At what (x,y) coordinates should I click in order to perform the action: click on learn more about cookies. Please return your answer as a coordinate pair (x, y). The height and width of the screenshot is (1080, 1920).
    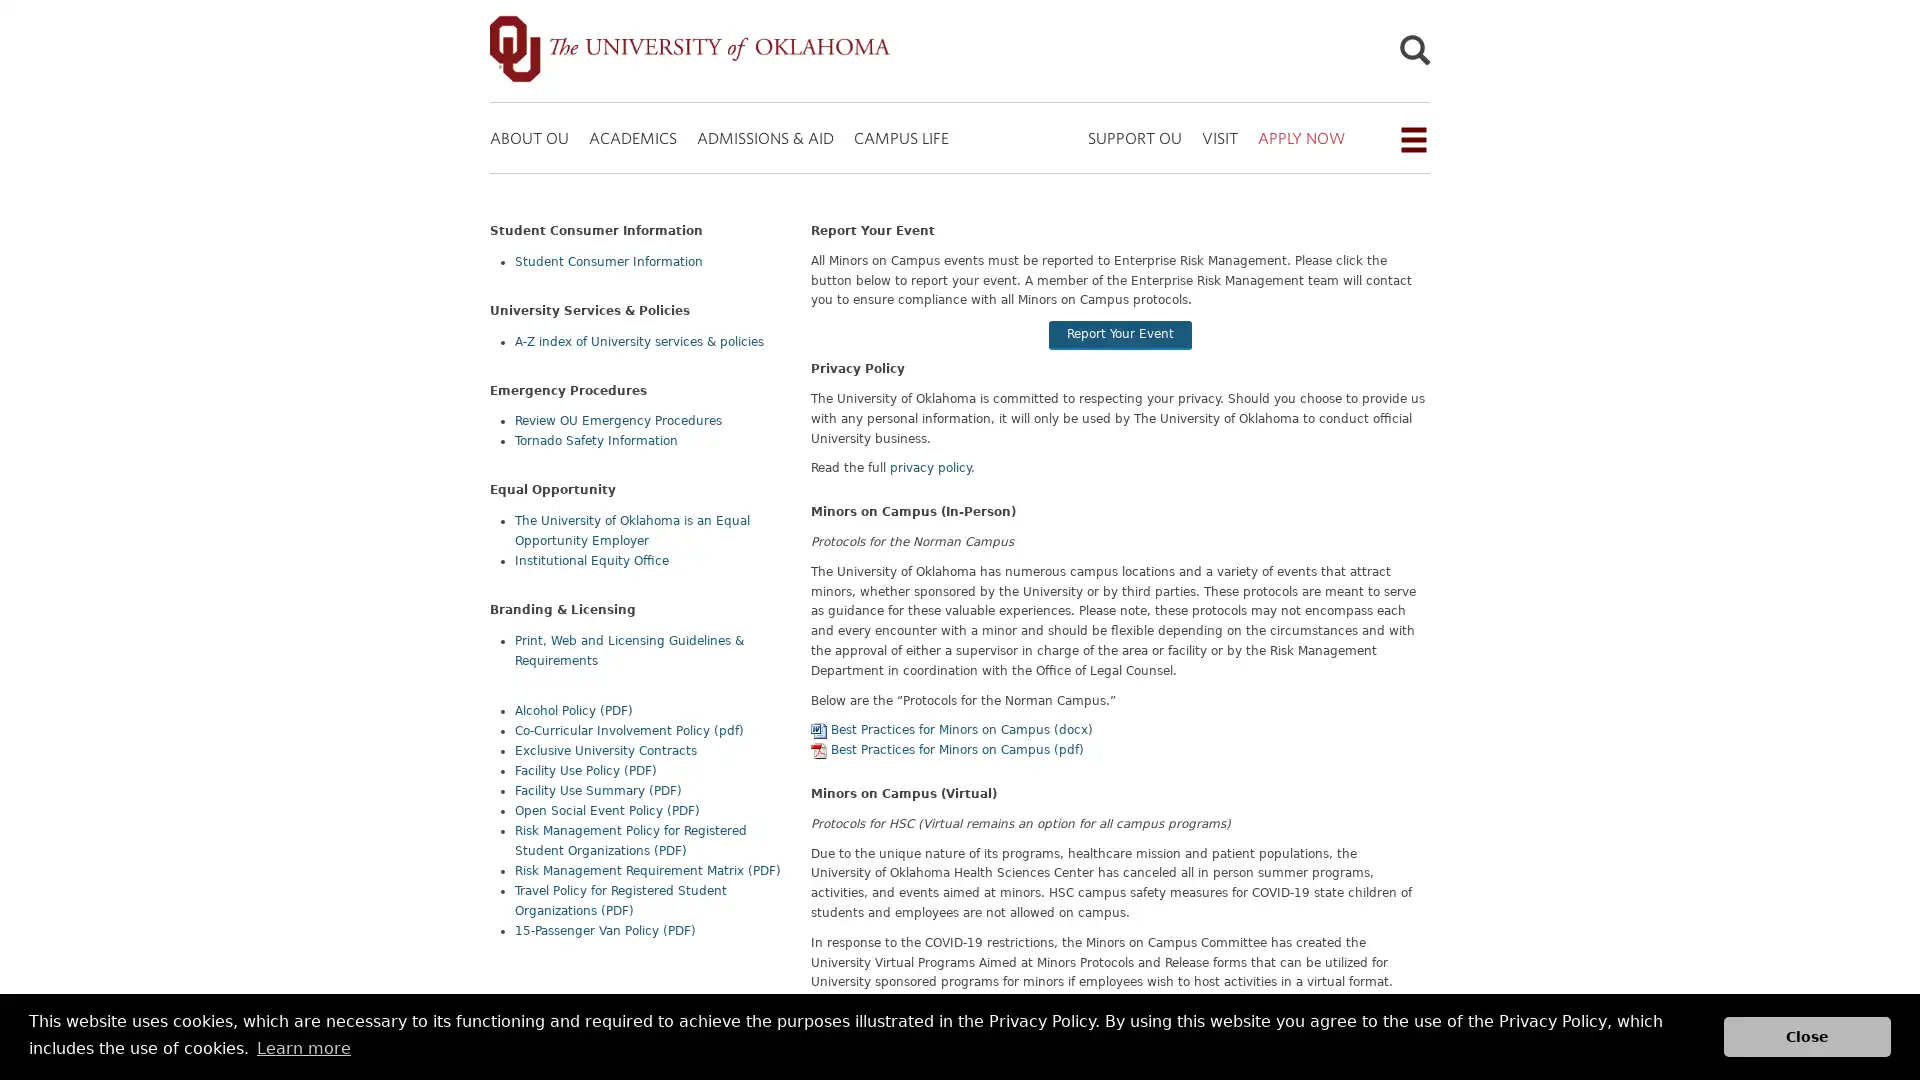
    Looking at the image, I should click on (302, 1047).